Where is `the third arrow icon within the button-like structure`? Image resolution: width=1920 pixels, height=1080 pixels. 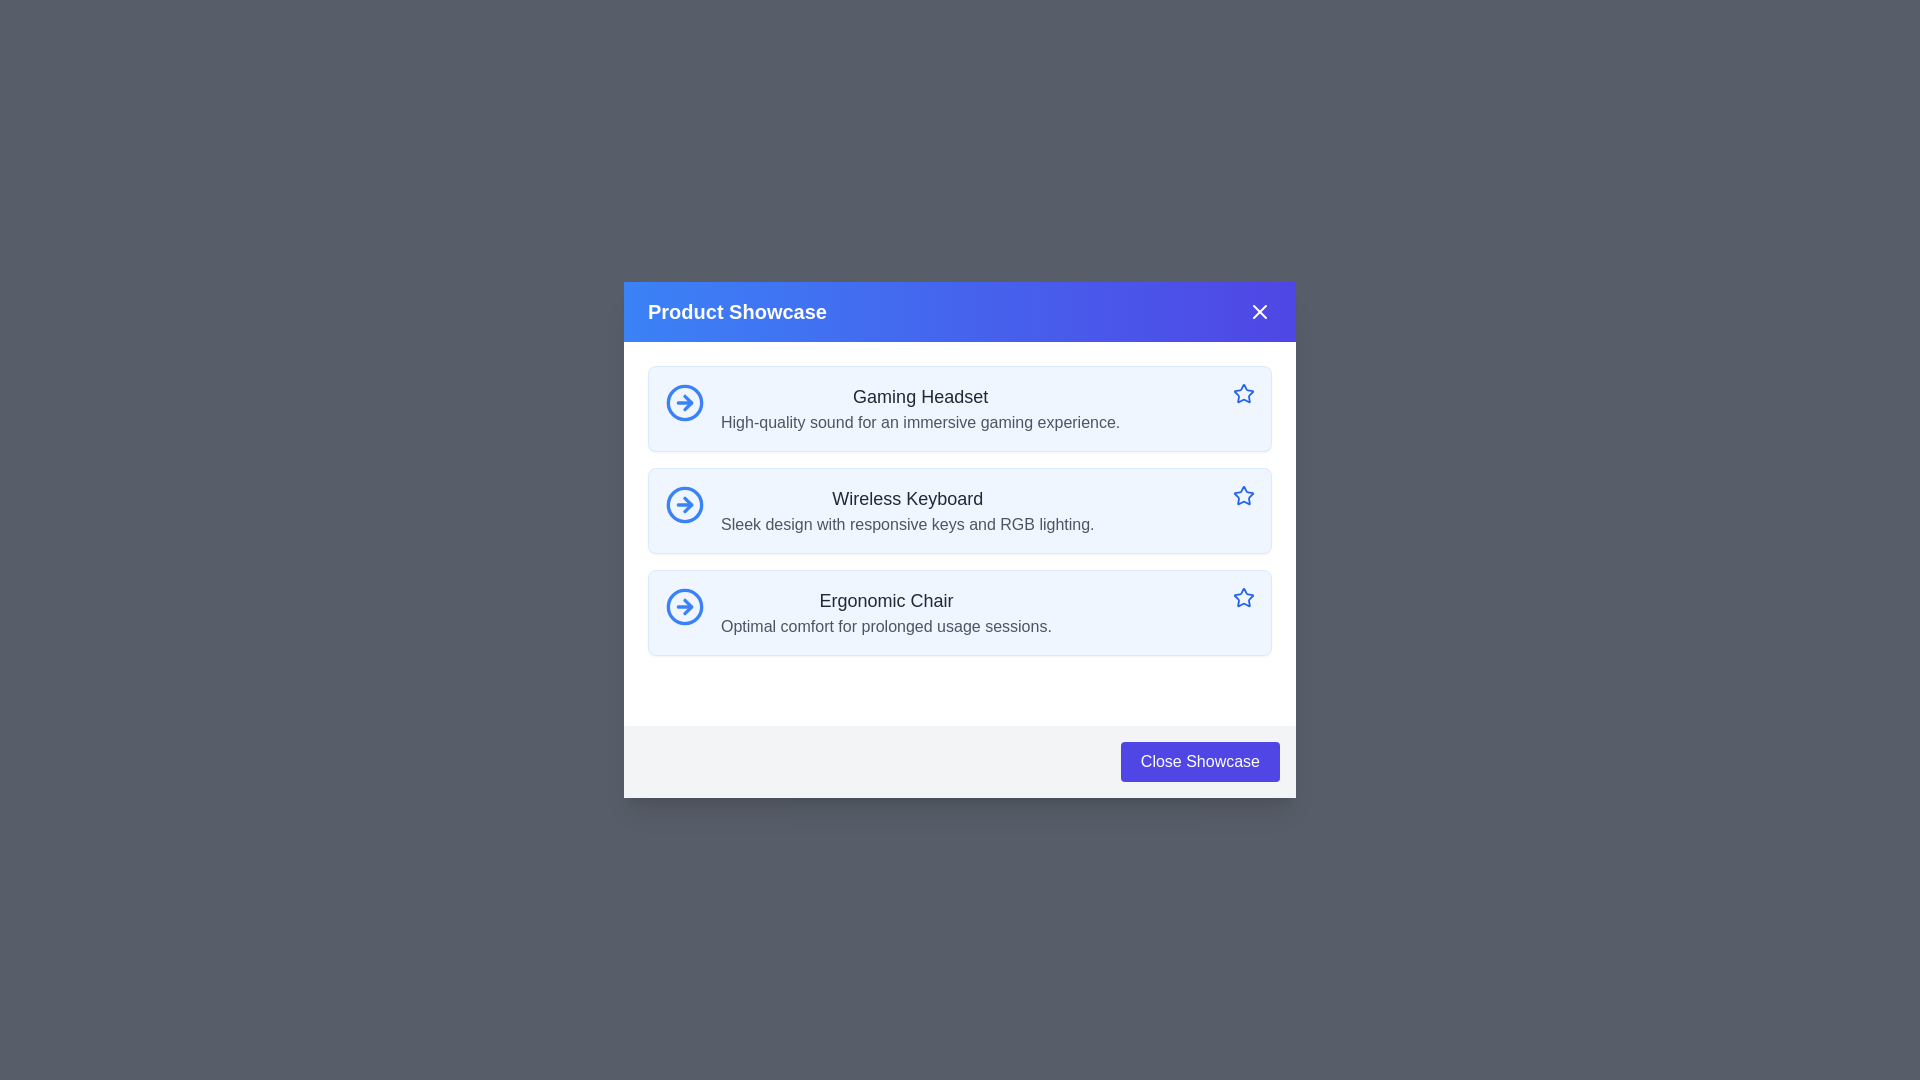 the third arrow icon within the button-like structure is located at coordinates (688, 605).